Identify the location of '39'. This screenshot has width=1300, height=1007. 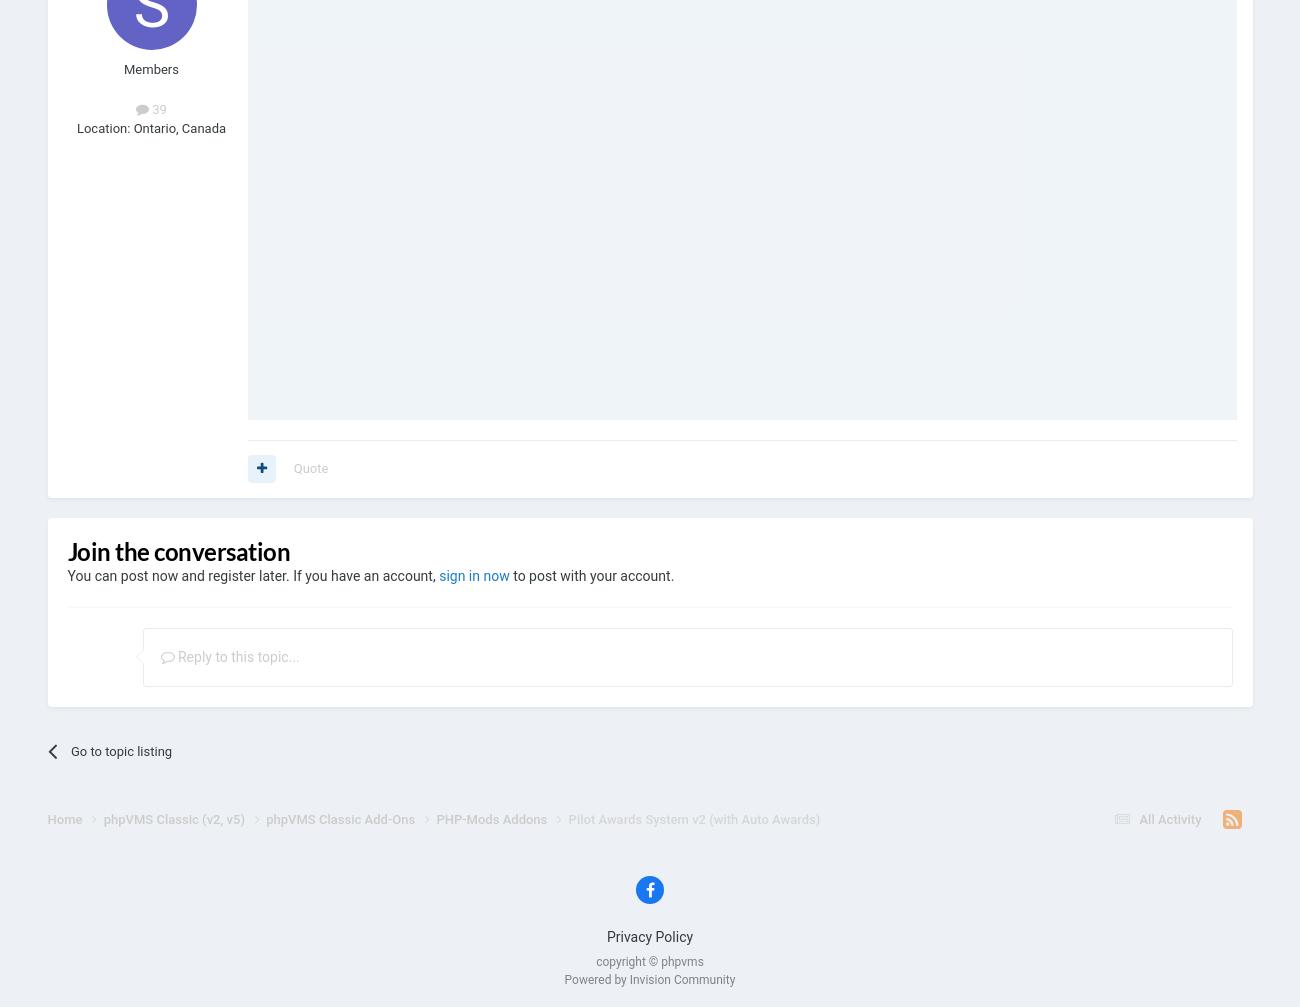
(156, 108).